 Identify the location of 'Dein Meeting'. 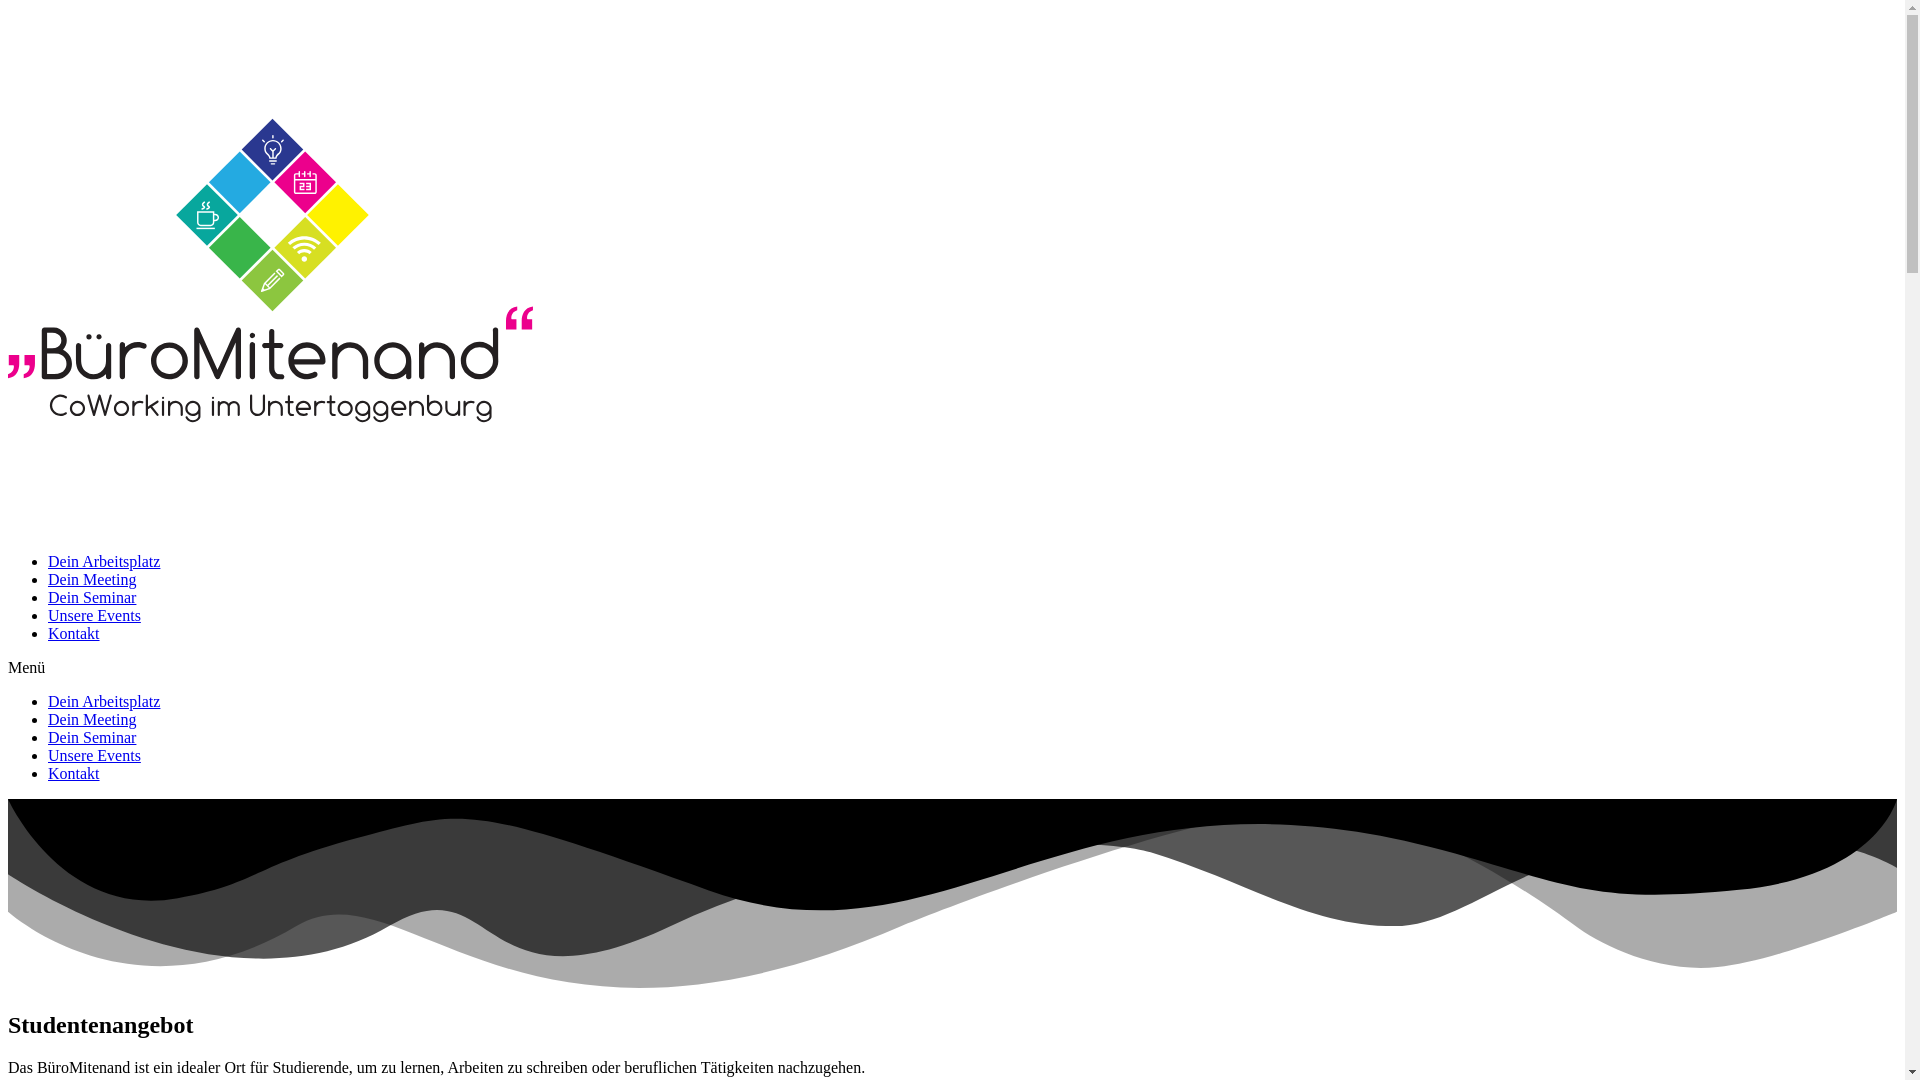
(48, 718).